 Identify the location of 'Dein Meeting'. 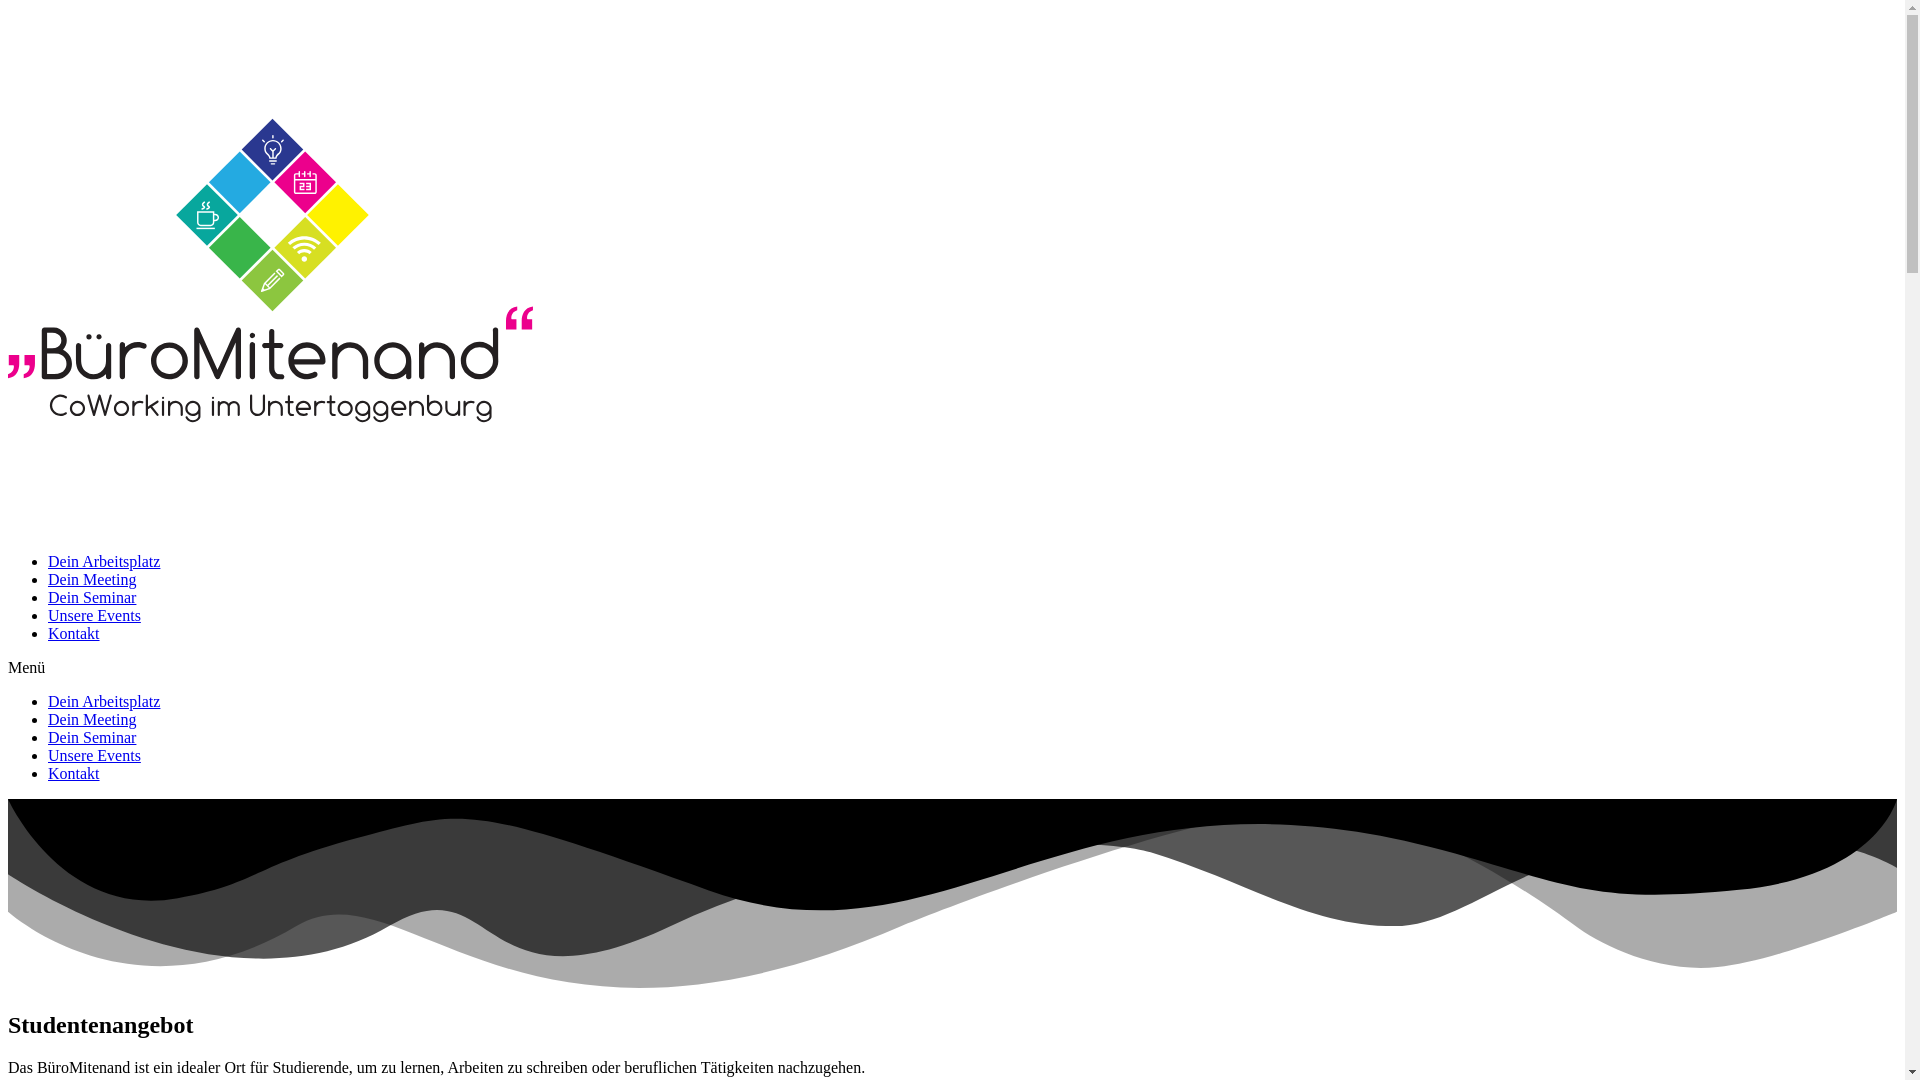
(48, 718).